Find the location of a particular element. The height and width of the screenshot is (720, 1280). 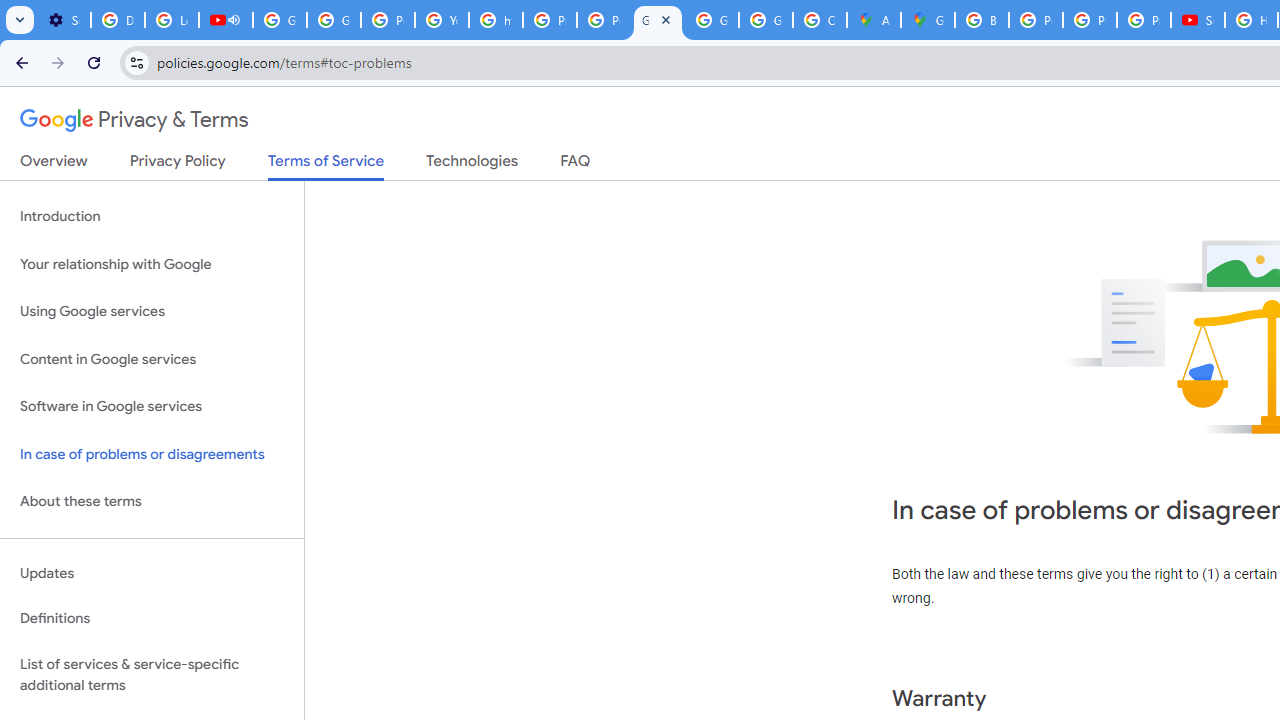

'Settings - Customize profile' is located at coordinates (64, 20).